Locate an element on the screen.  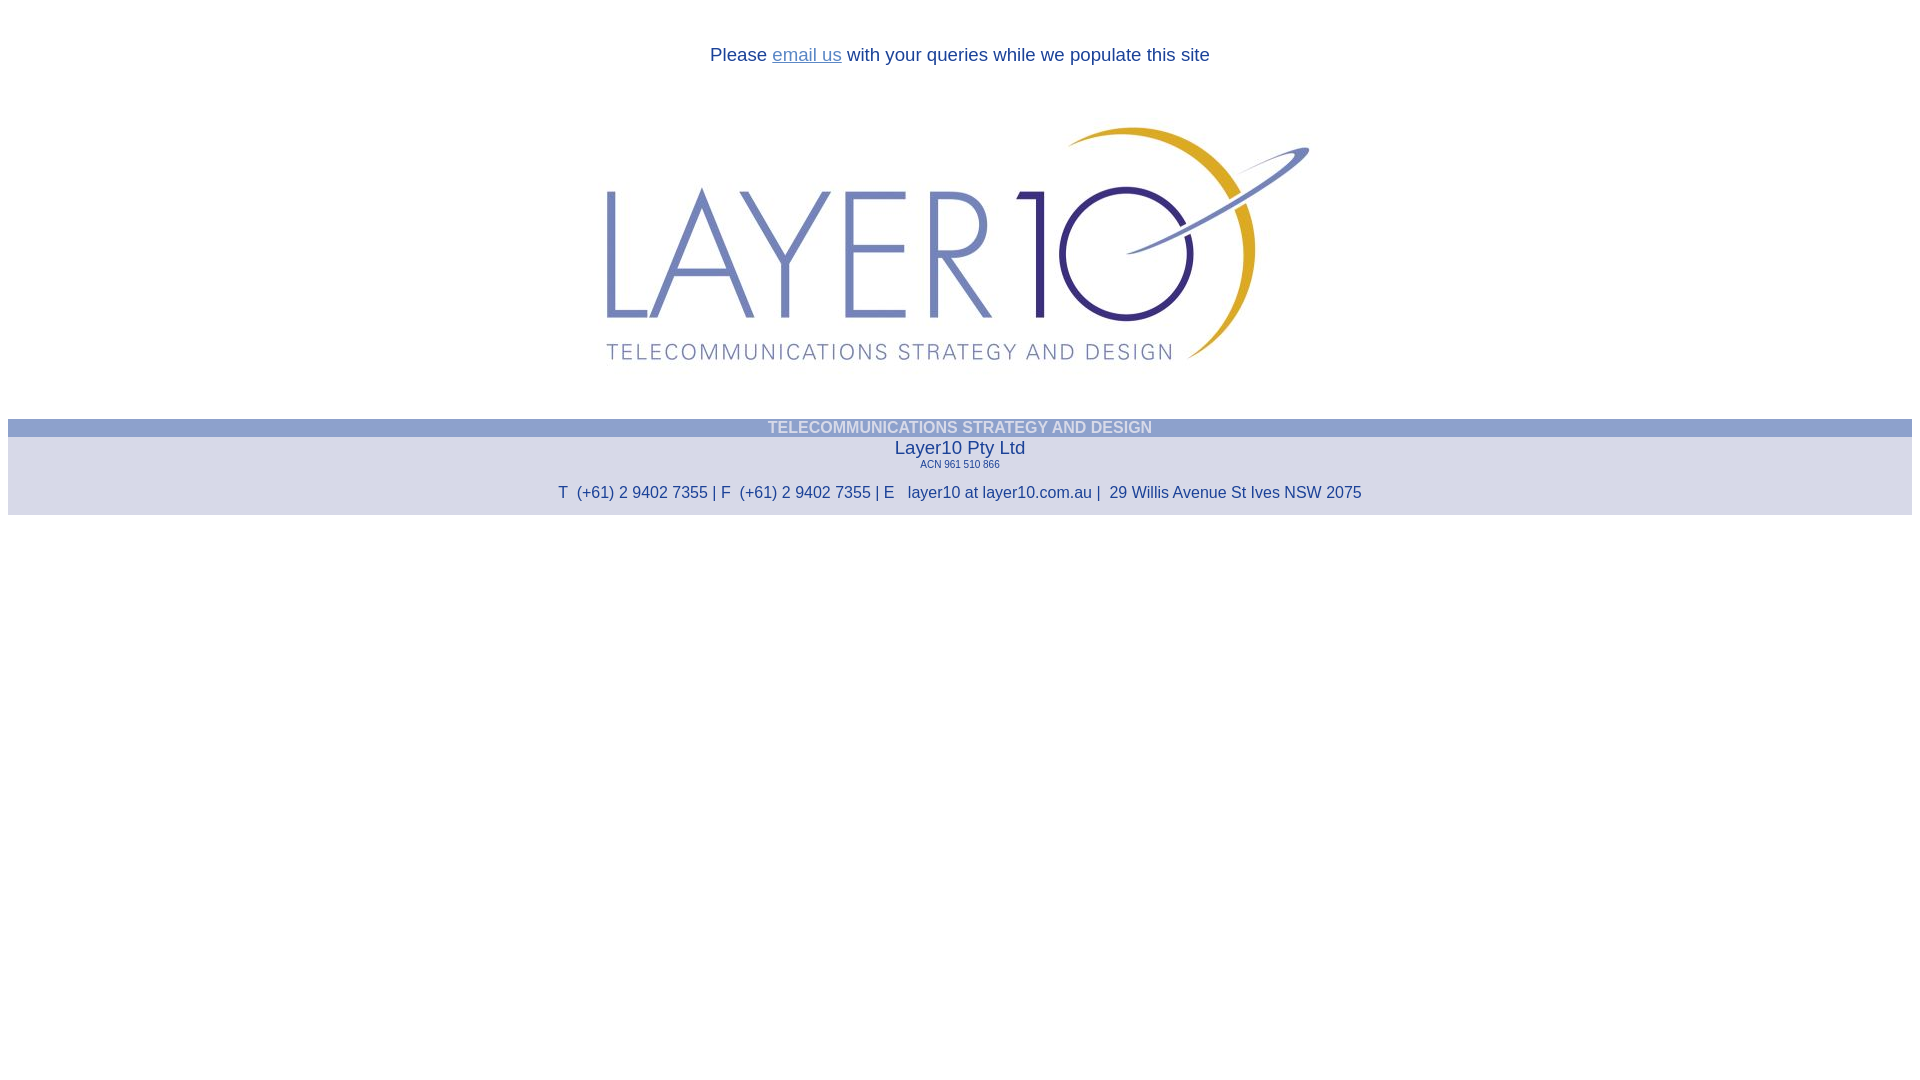
'email us' is located at coordinates (806, 53).